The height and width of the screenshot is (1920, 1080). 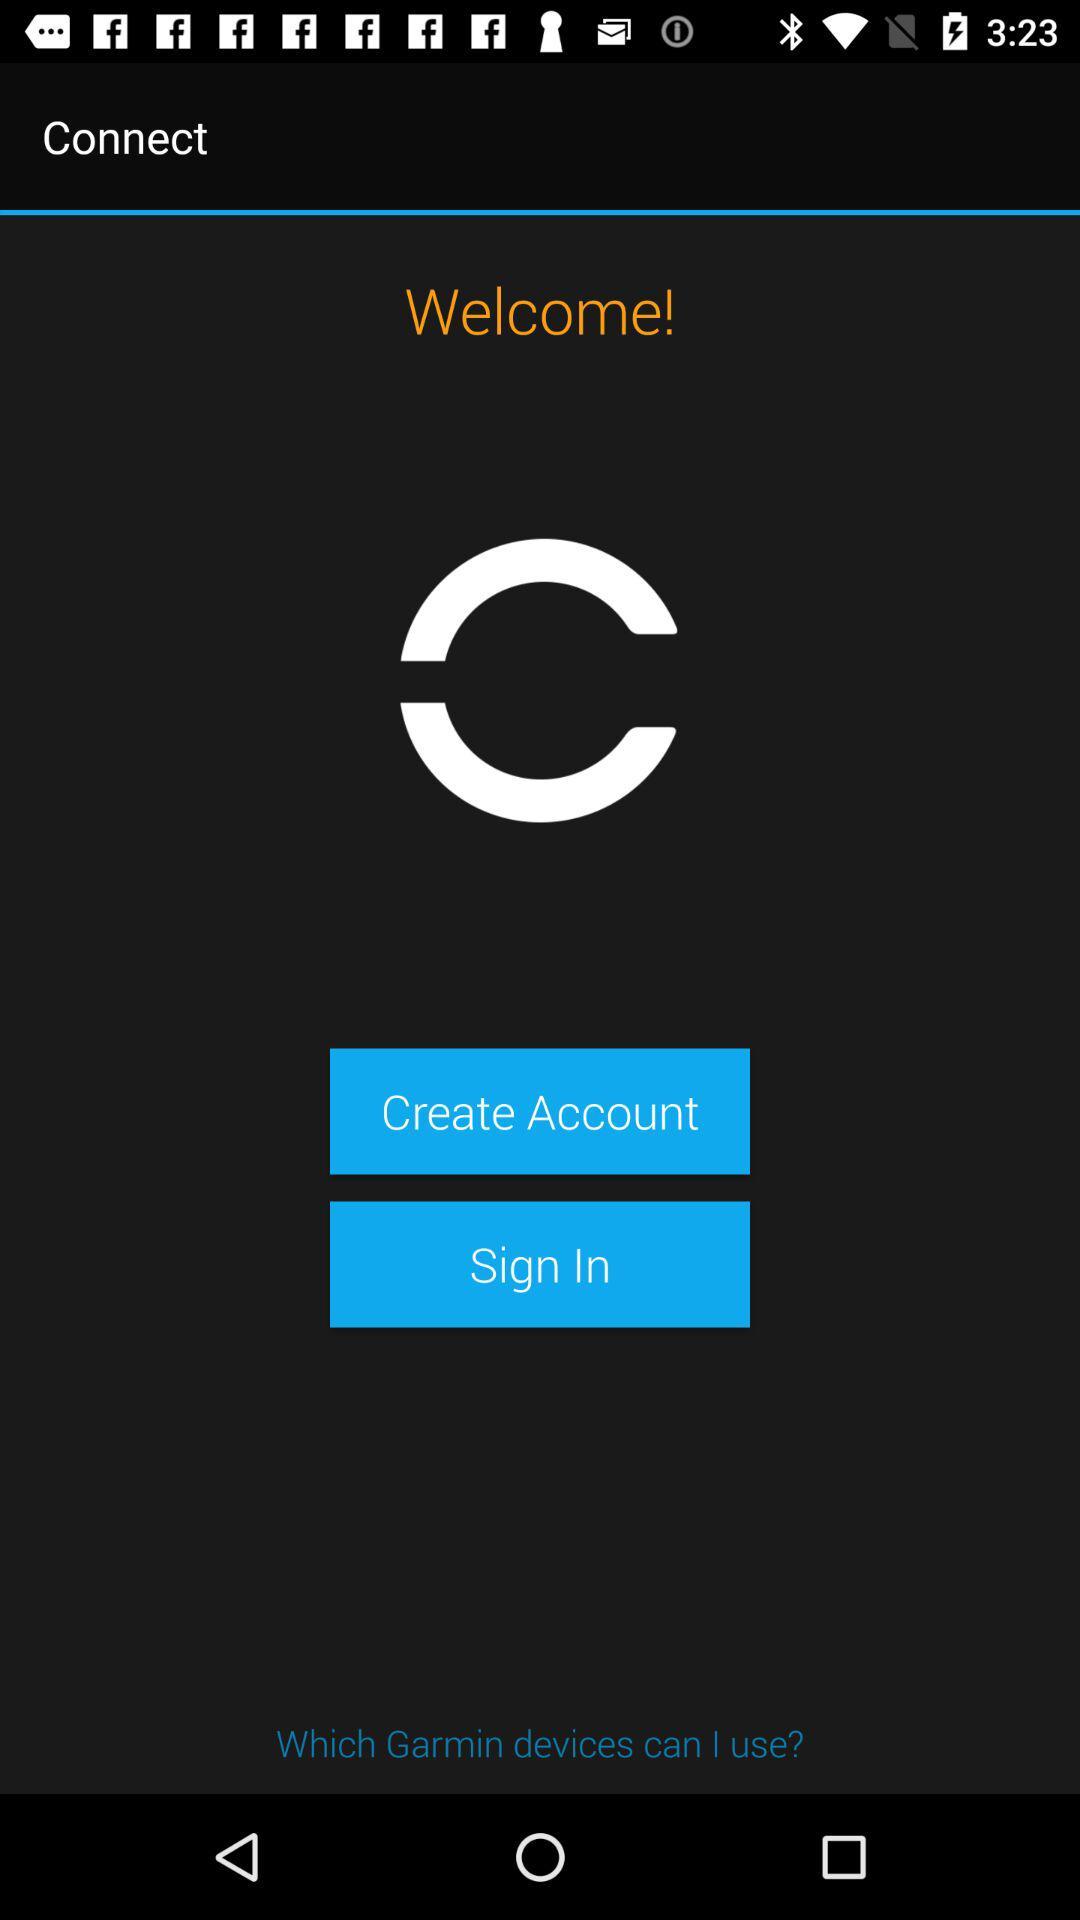 I want to click on which garmin devices icon, so click(x=540, y=1741).